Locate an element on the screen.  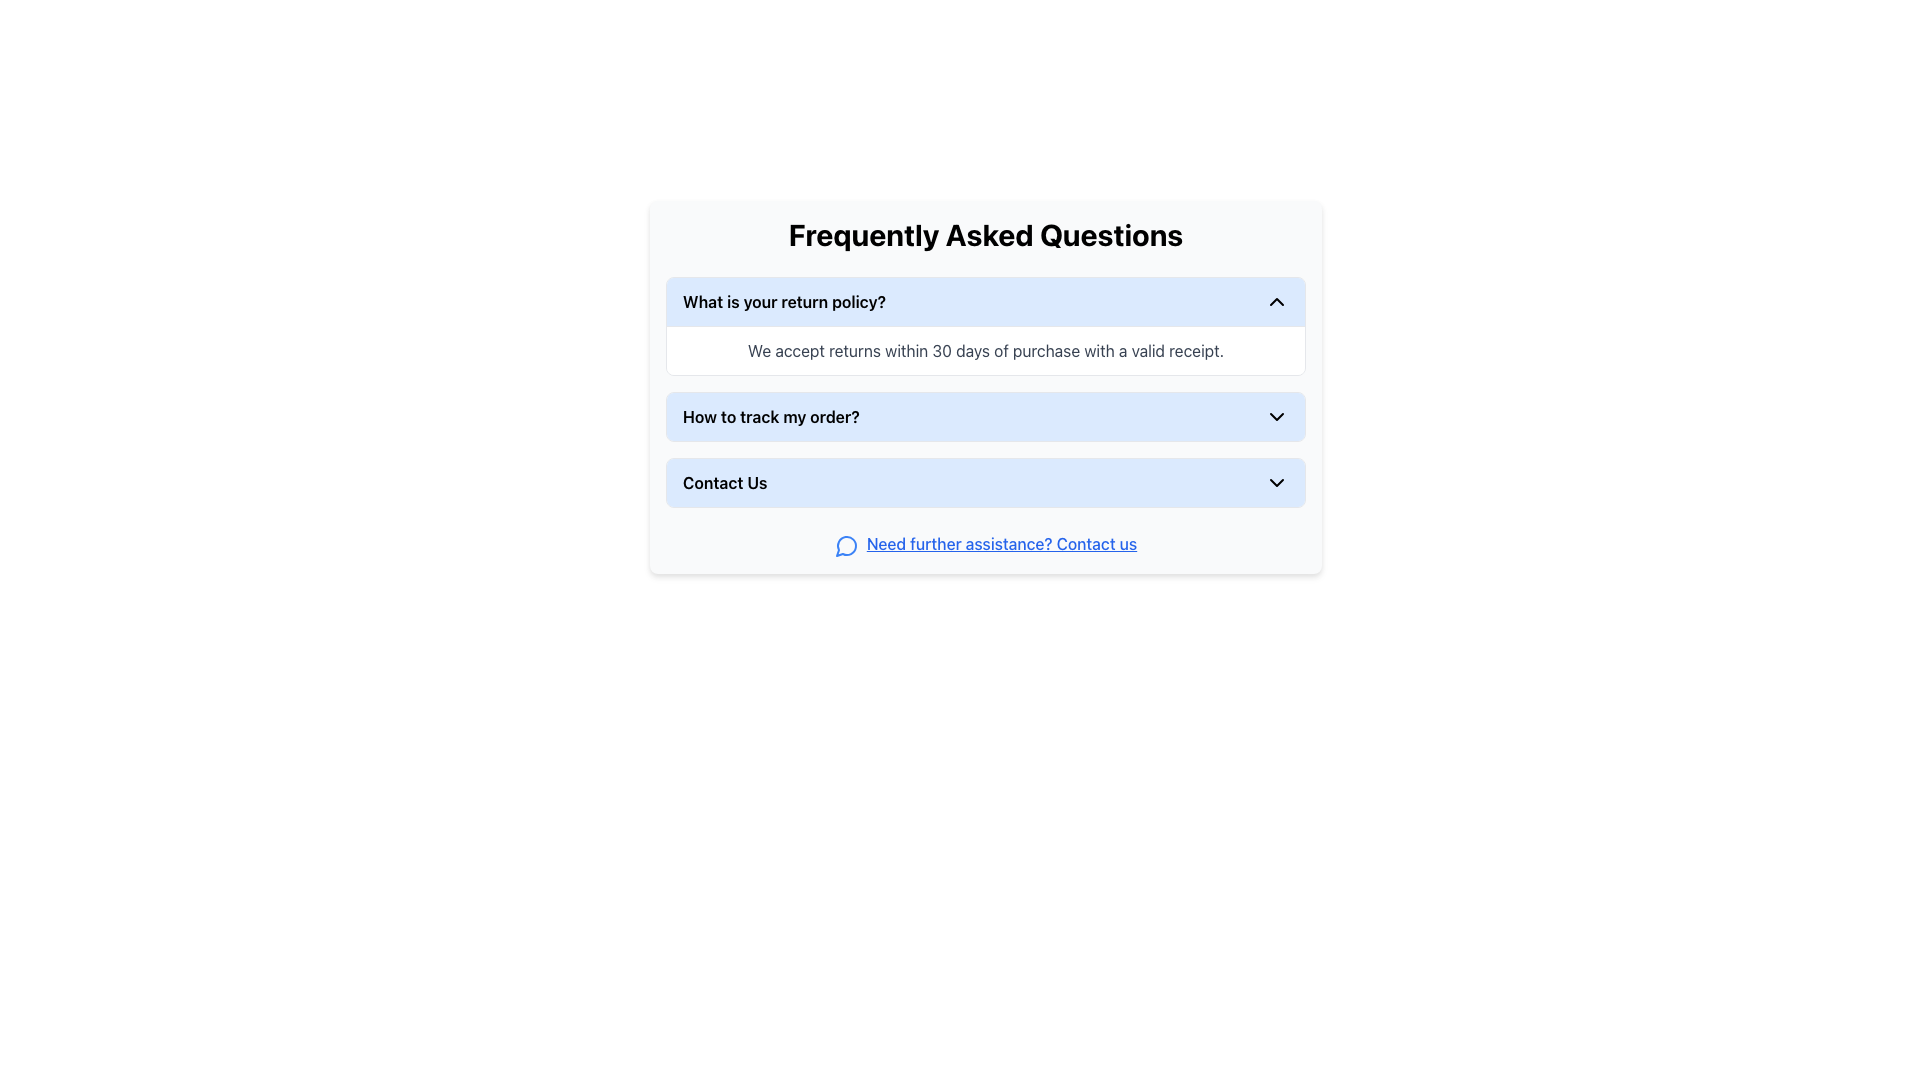
the 'Contact Us' button in the FAQ section to trigger a visual highlight or tooltip is located at coordinates (985, 482).